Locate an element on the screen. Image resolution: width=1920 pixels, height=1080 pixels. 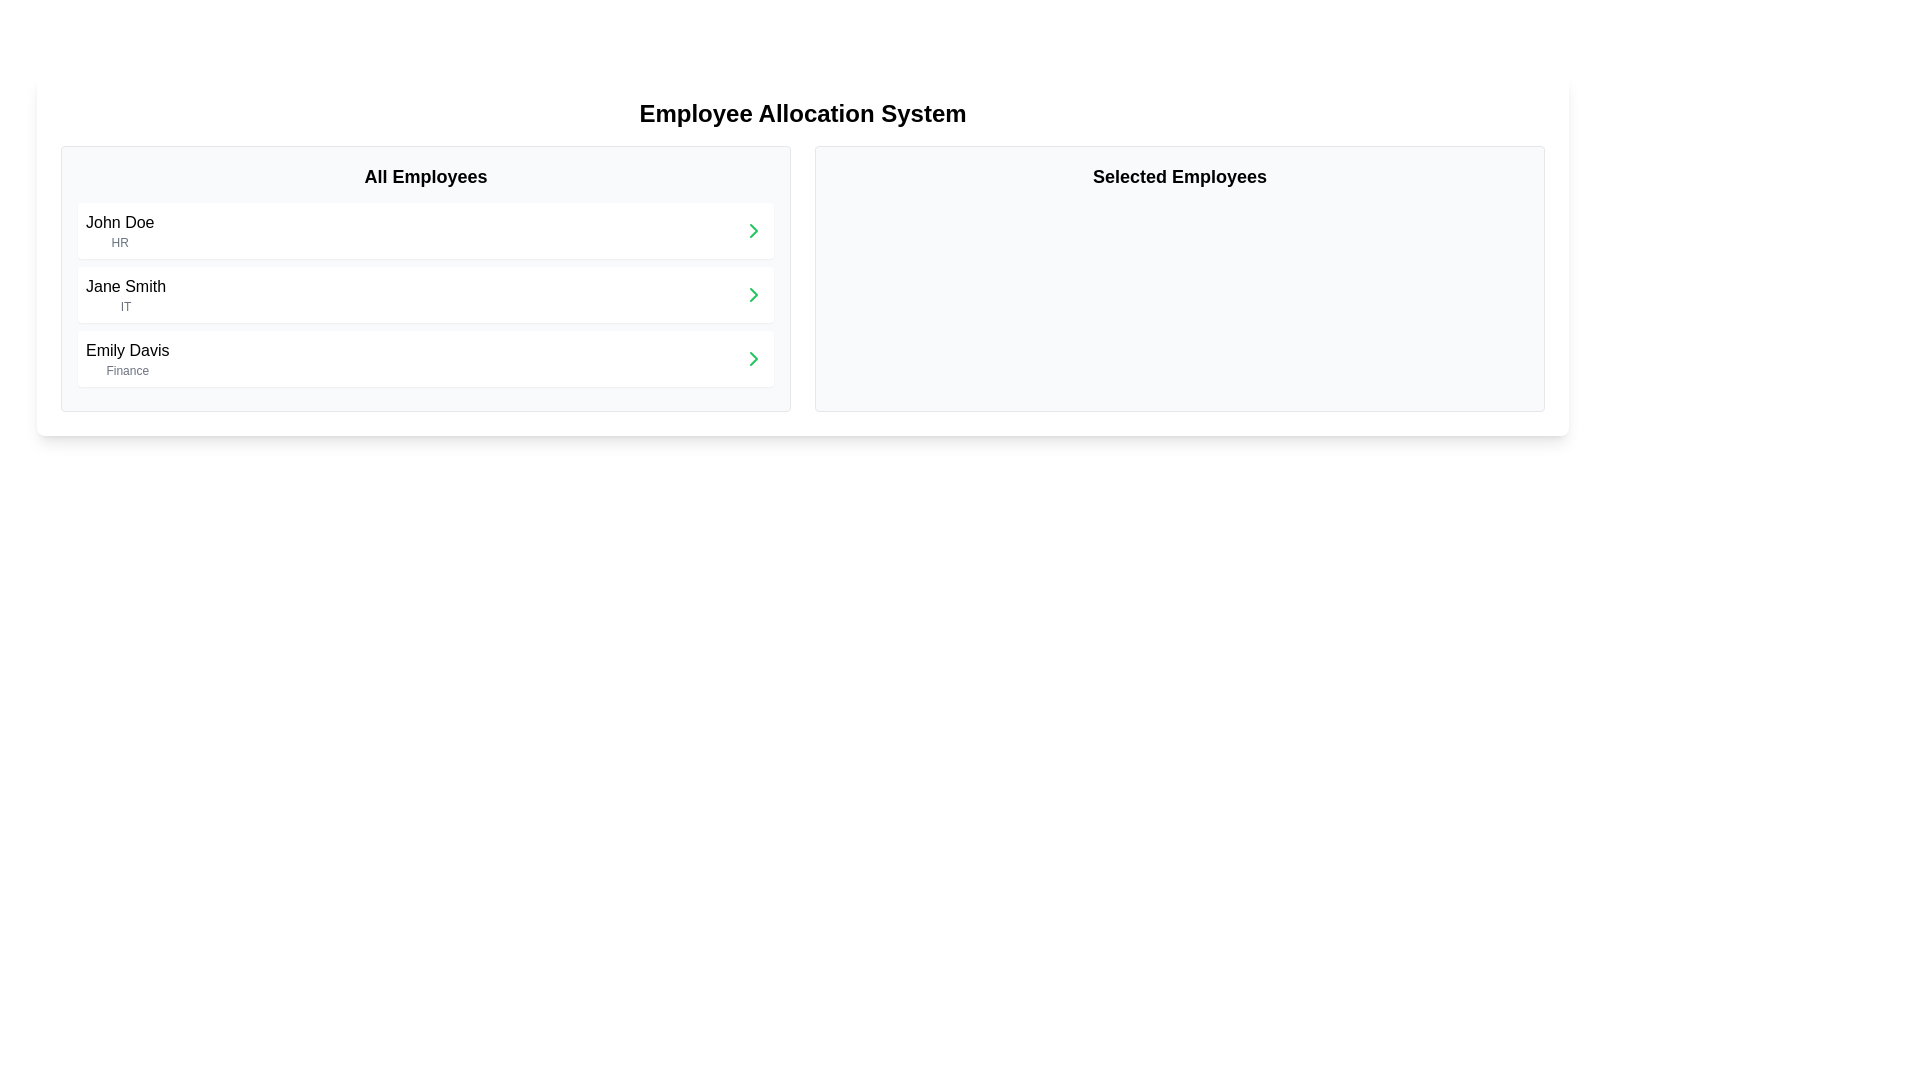
the rightward-pointing chevron icon associated with the employee 'Emily Davis' is located at coordinates (752, 357).